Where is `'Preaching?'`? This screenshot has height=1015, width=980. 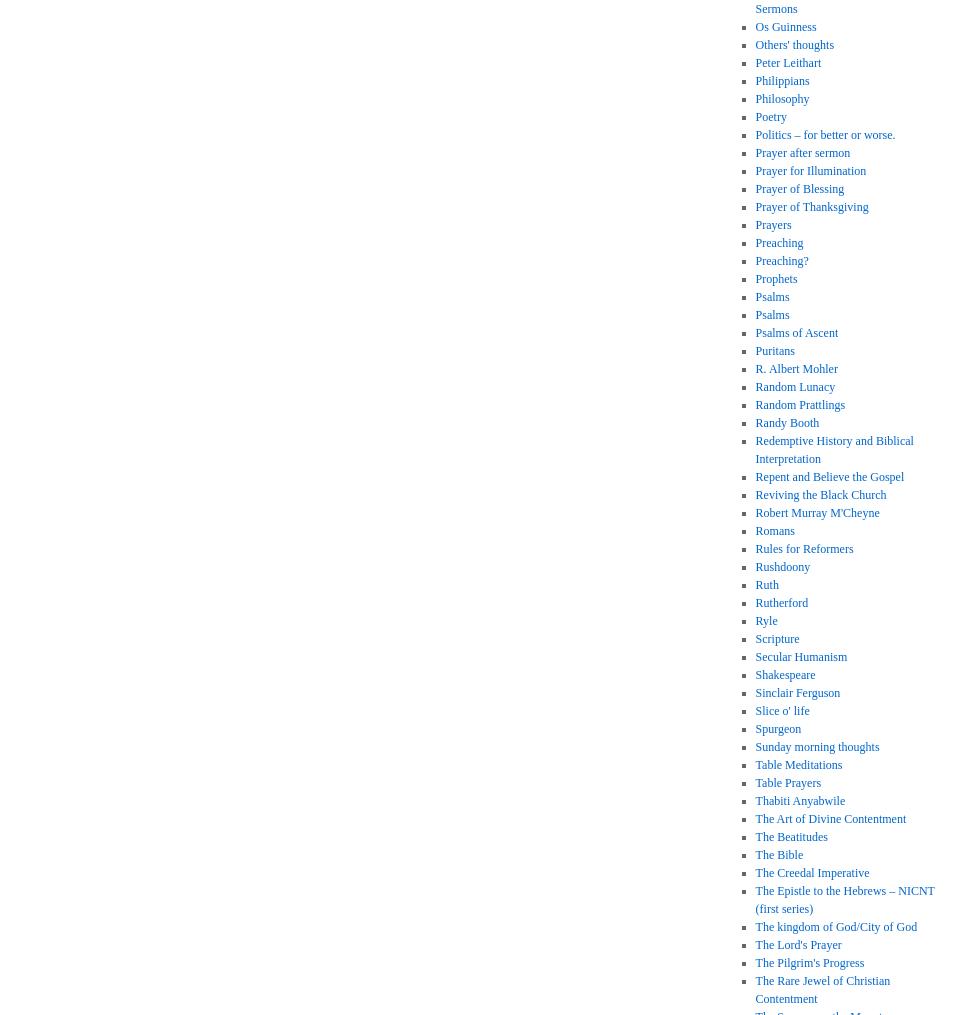 'Preaching?' is located at coordinates (781, 260).